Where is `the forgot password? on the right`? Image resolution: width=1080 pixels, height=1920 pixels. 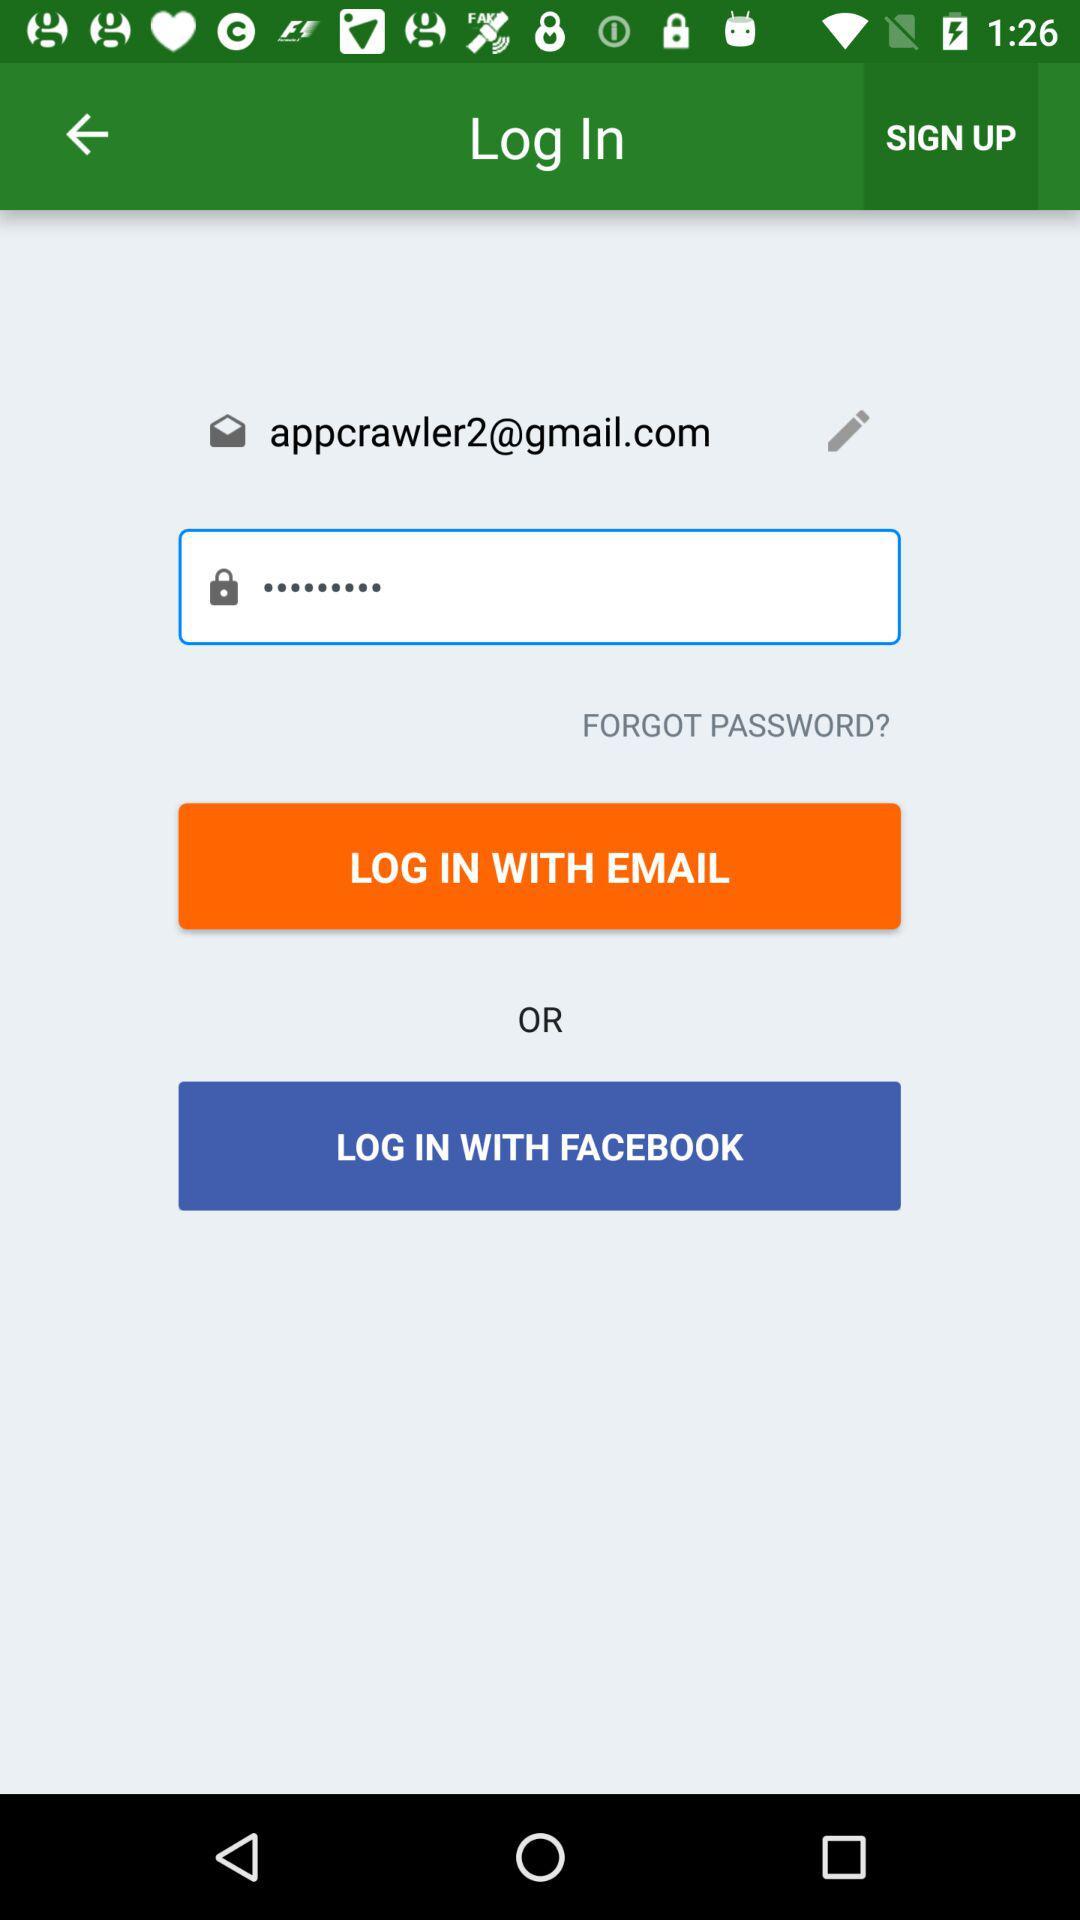
the forgot password? on the right is located at coordinates (736, 723).